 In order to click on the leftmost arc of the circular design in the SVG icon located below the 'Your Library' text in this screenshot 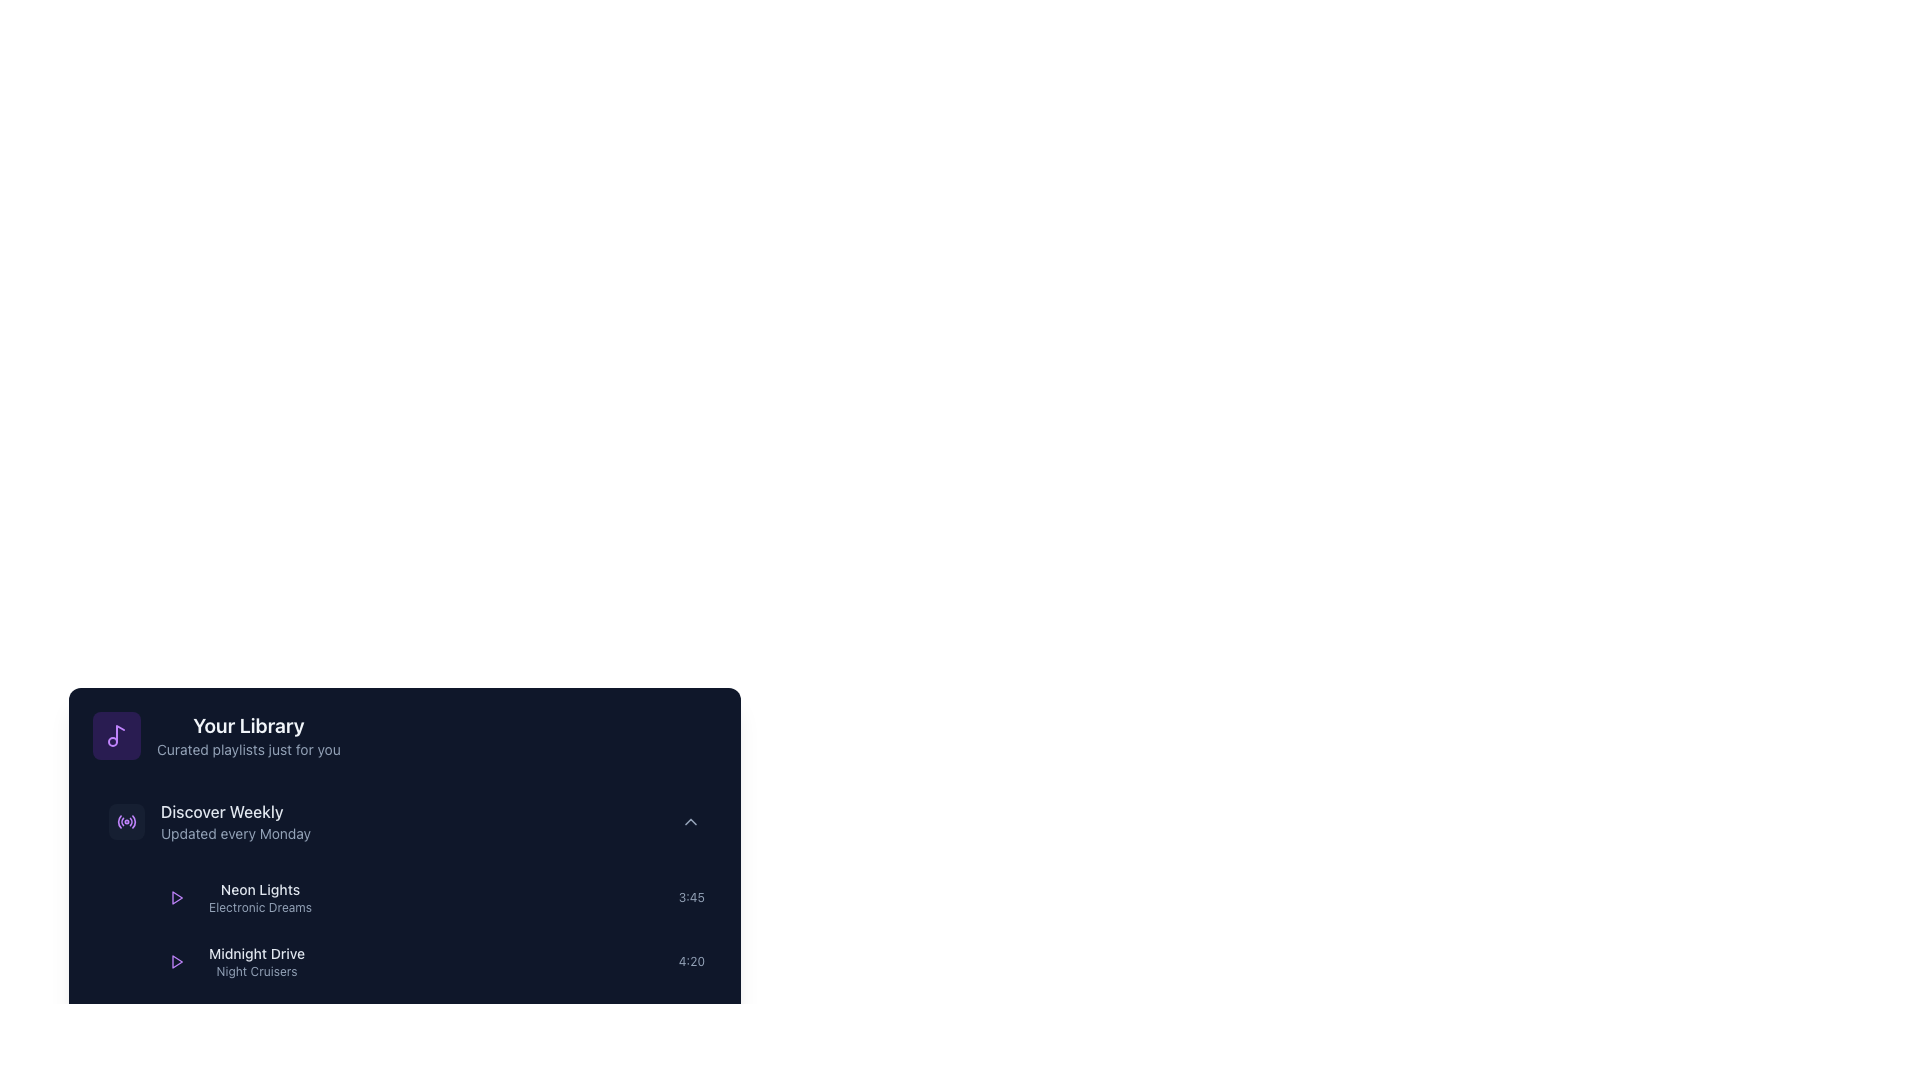, I will do `click(118, 821)`.